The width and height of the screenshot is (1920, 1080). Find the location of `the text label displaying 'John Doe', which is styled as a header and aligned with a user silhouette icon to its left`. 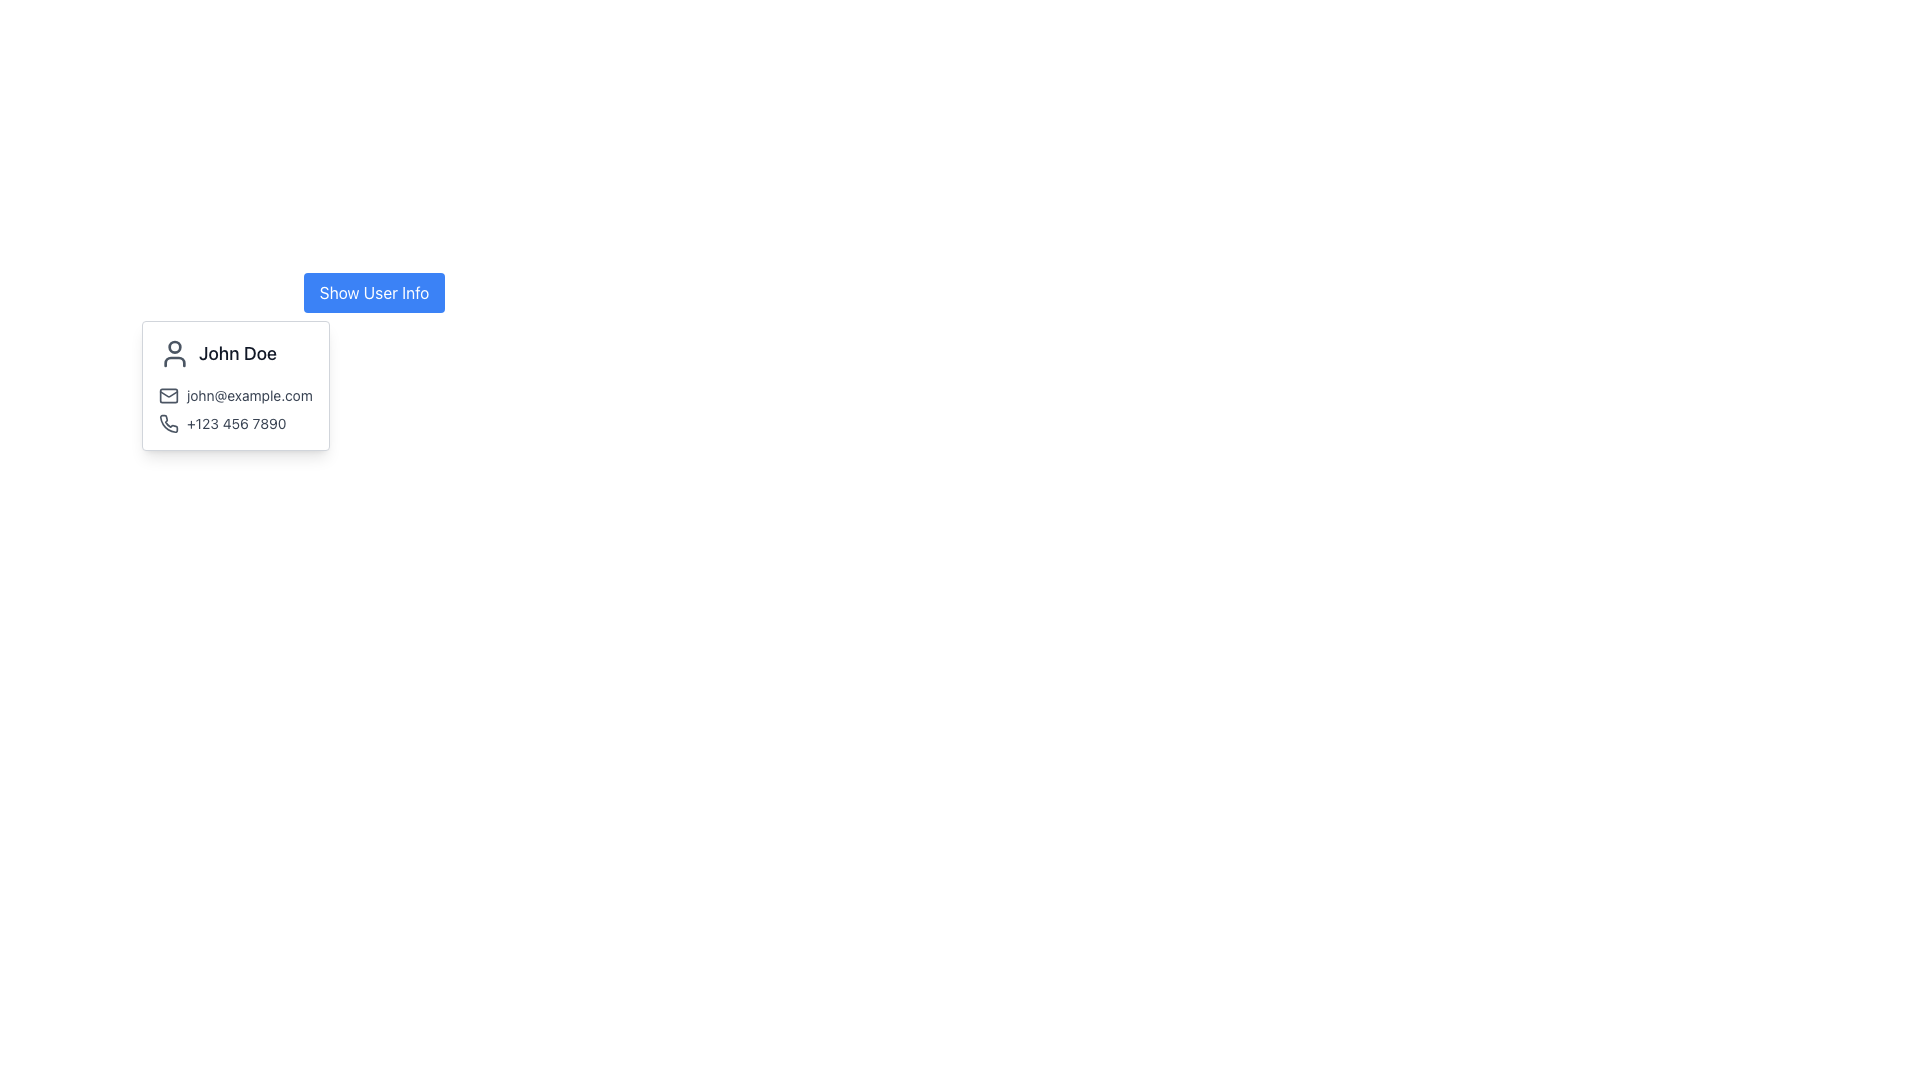

the text label displaying 'John Doe', which is styled as a header and aligned with a user silhouette icon to its left is located at coordinates (235, 353).